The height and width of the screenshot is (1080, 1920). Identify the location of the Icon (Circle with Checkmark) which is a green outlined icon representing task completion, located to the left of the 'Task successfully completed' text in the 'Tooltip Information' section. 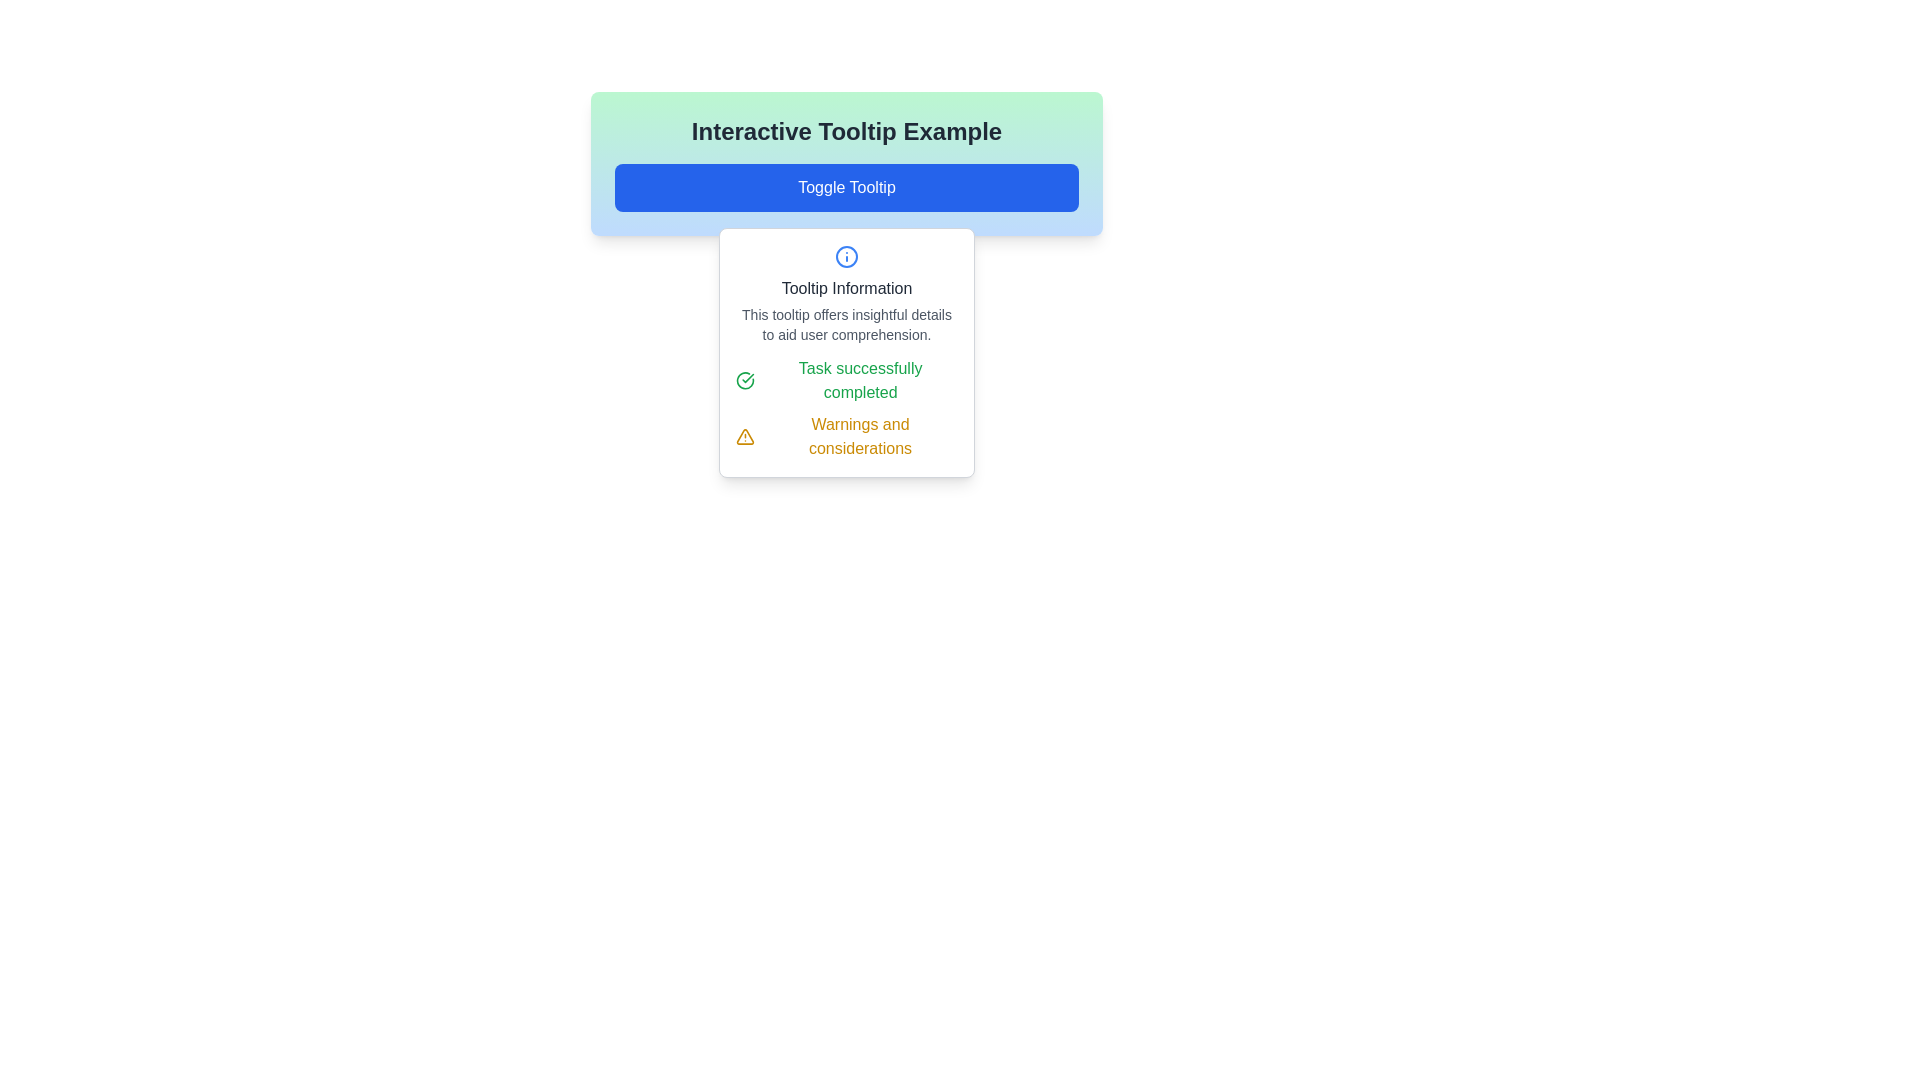
(744, 381).